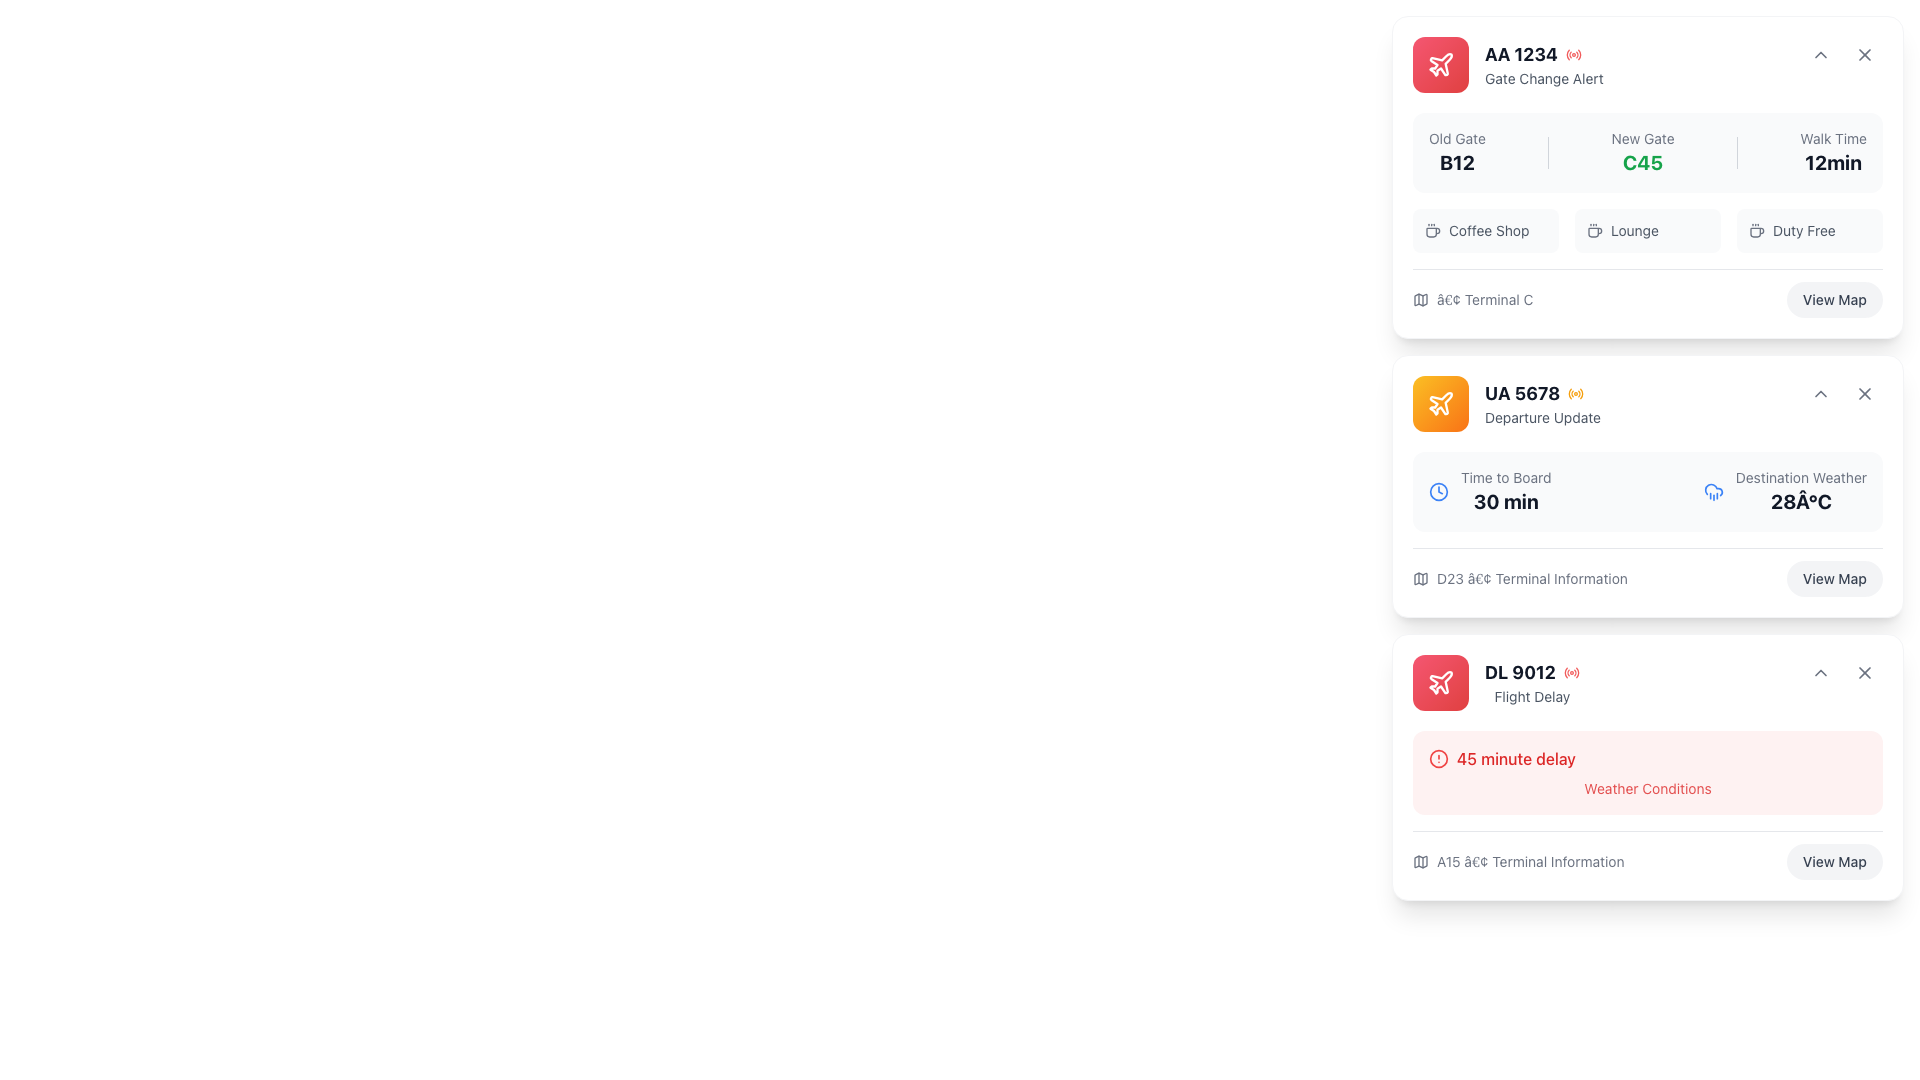 The height and width of the screenshot is (1080, 1920). Describe the element at coordinates (1643, 161) in the screenshot. I see `text label displaying 'C45', which is styled in bold green font and is located under the 'New Gate' section in the flight information card` at that location.